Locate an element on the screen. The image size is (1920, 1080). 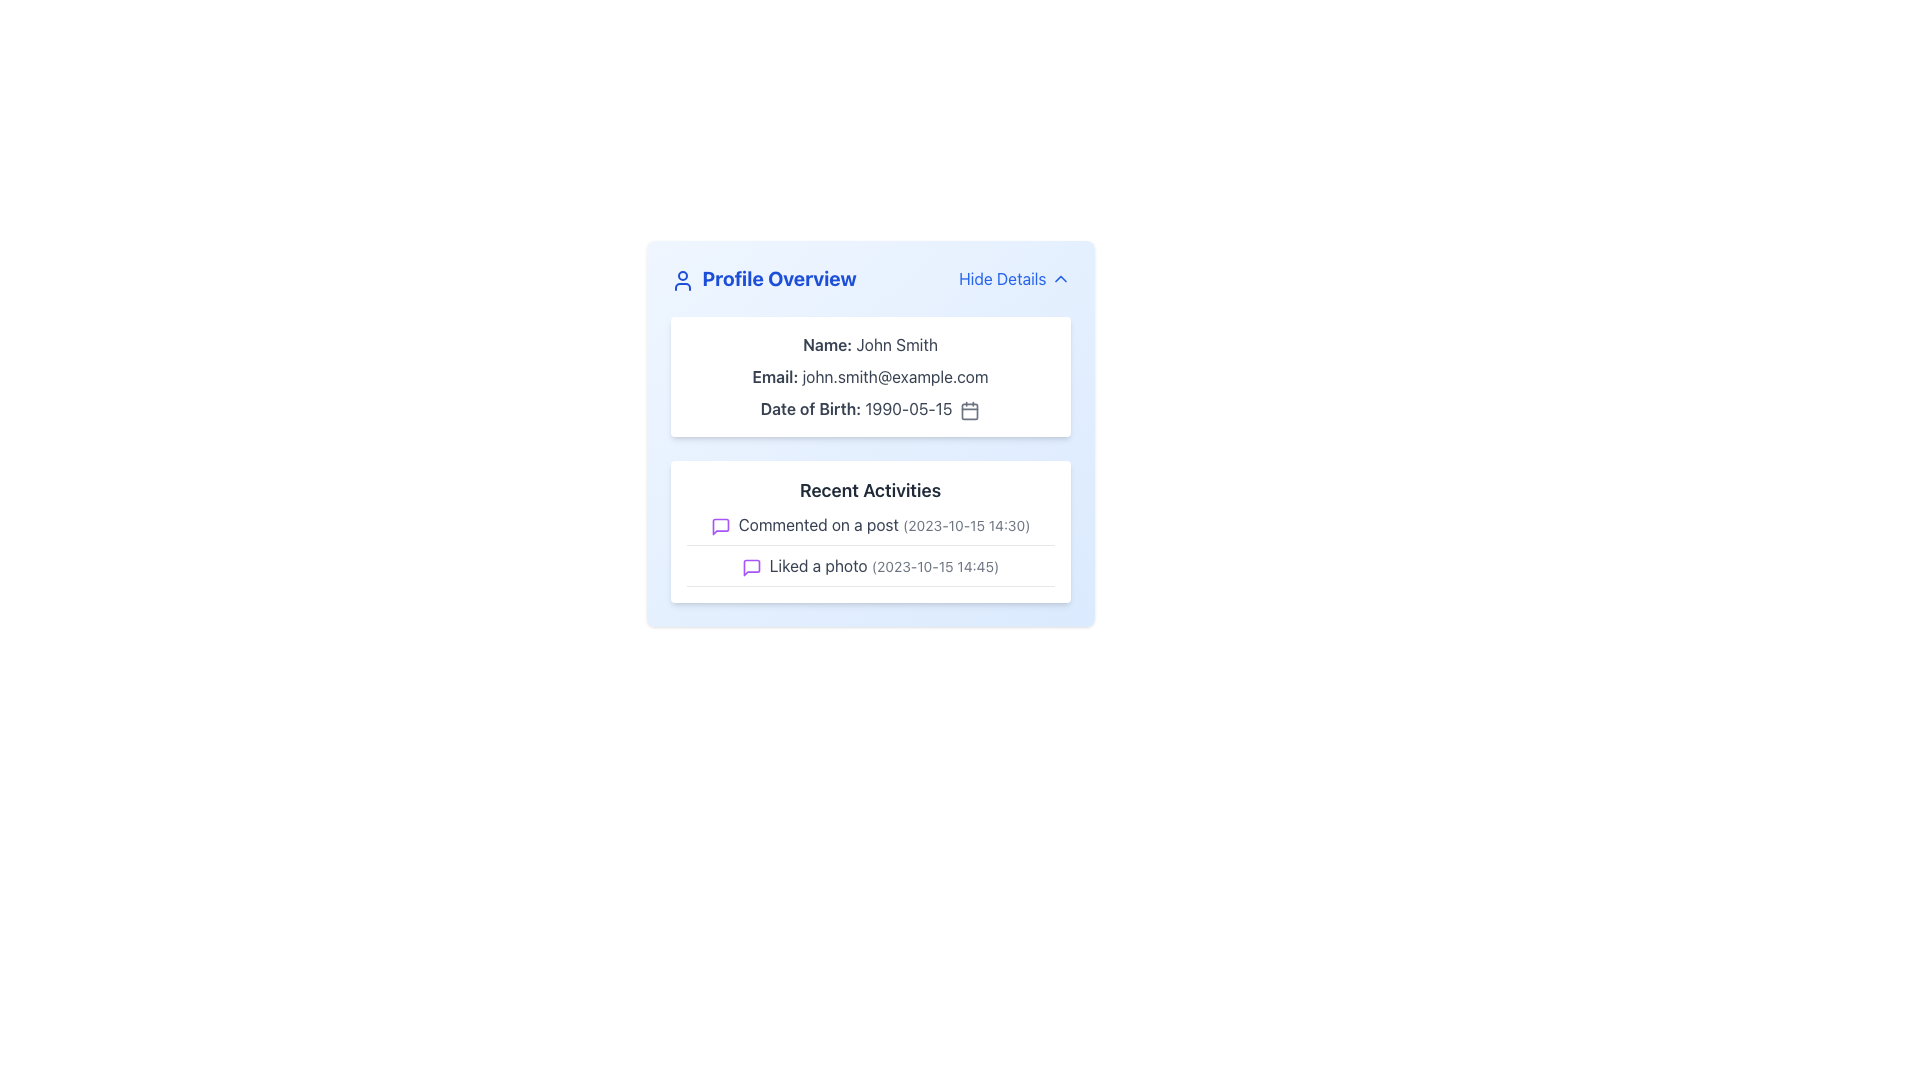
the comment icon located next to the text 'Commented on a post (2023-10-15 14:30)' in the 'Recent Activities' section of the 'Profile Overview' card is located at coordinates (720, 525).